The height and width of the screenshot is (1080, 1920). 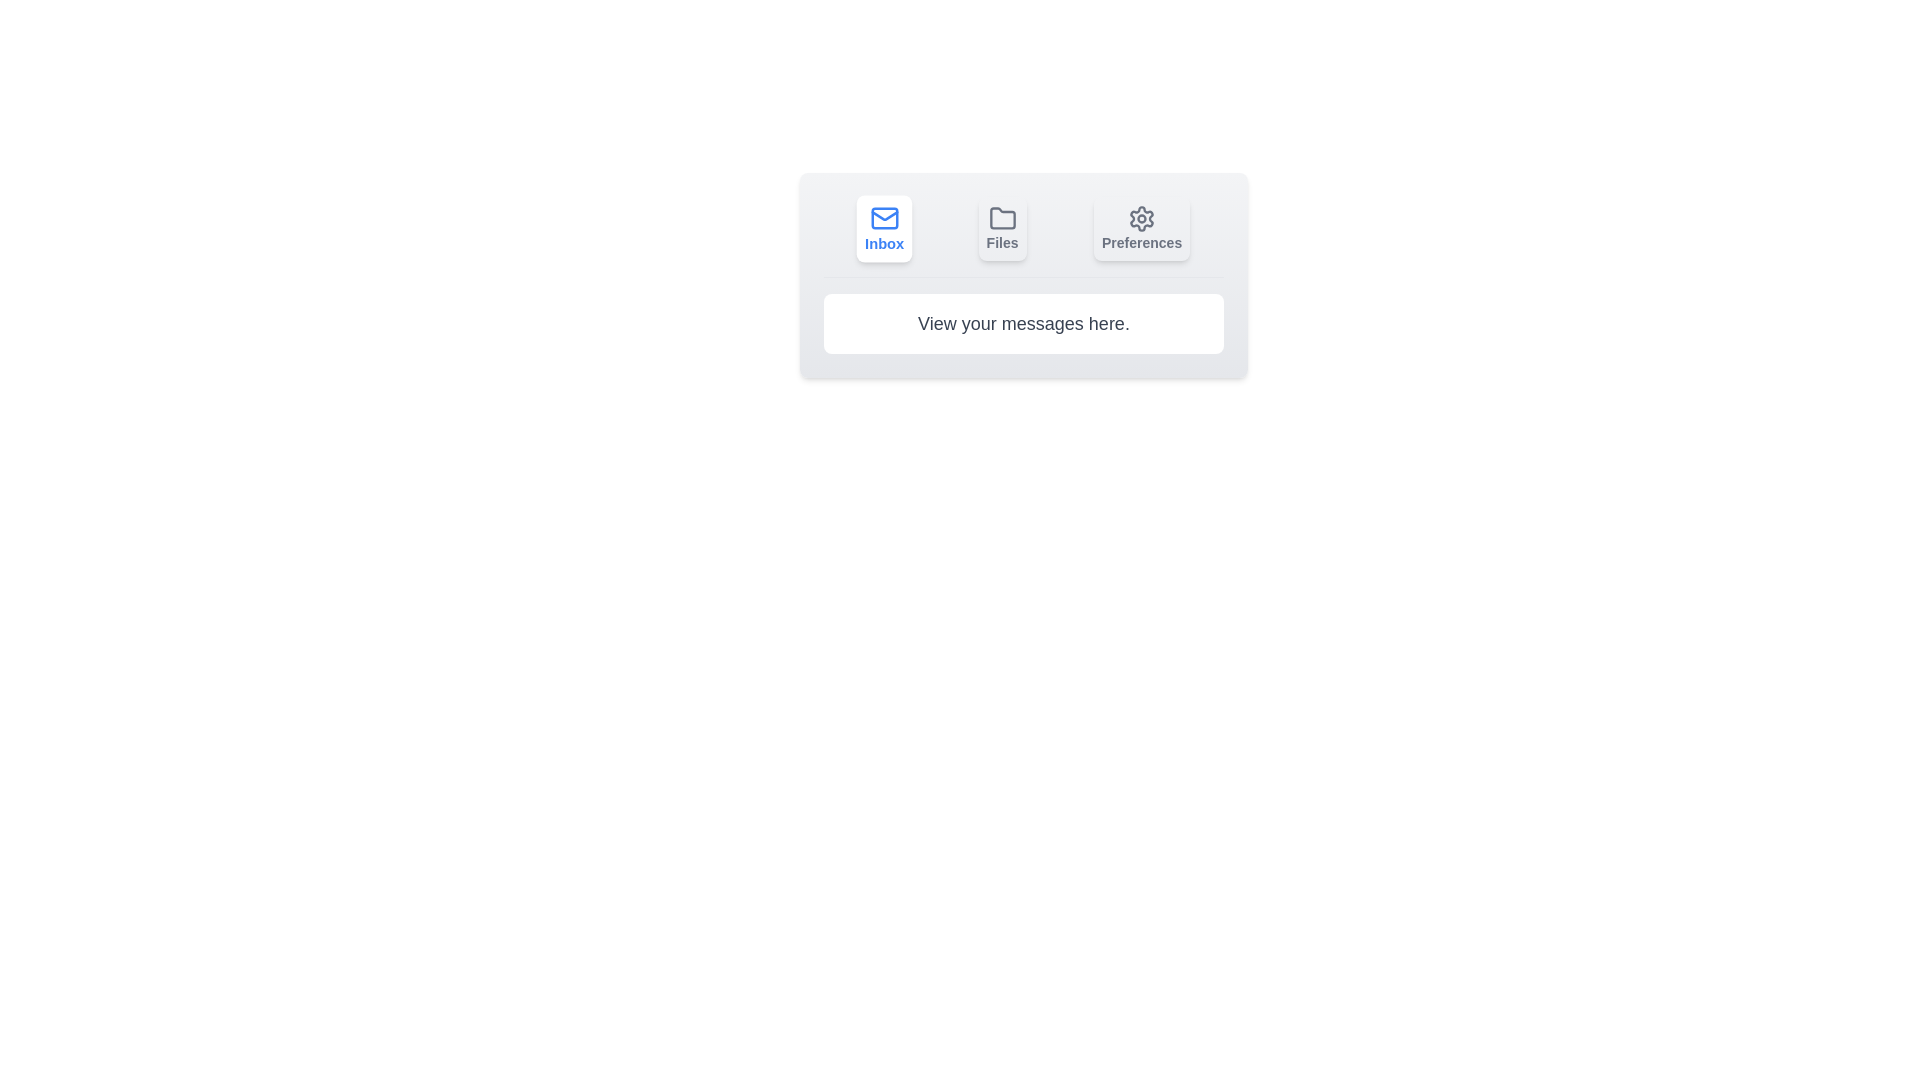 What do you see at coordinates (1023, 236) in the screenshot?
I see `the 'Files' button on the navigation bar` at bounding box center [1023, 236].